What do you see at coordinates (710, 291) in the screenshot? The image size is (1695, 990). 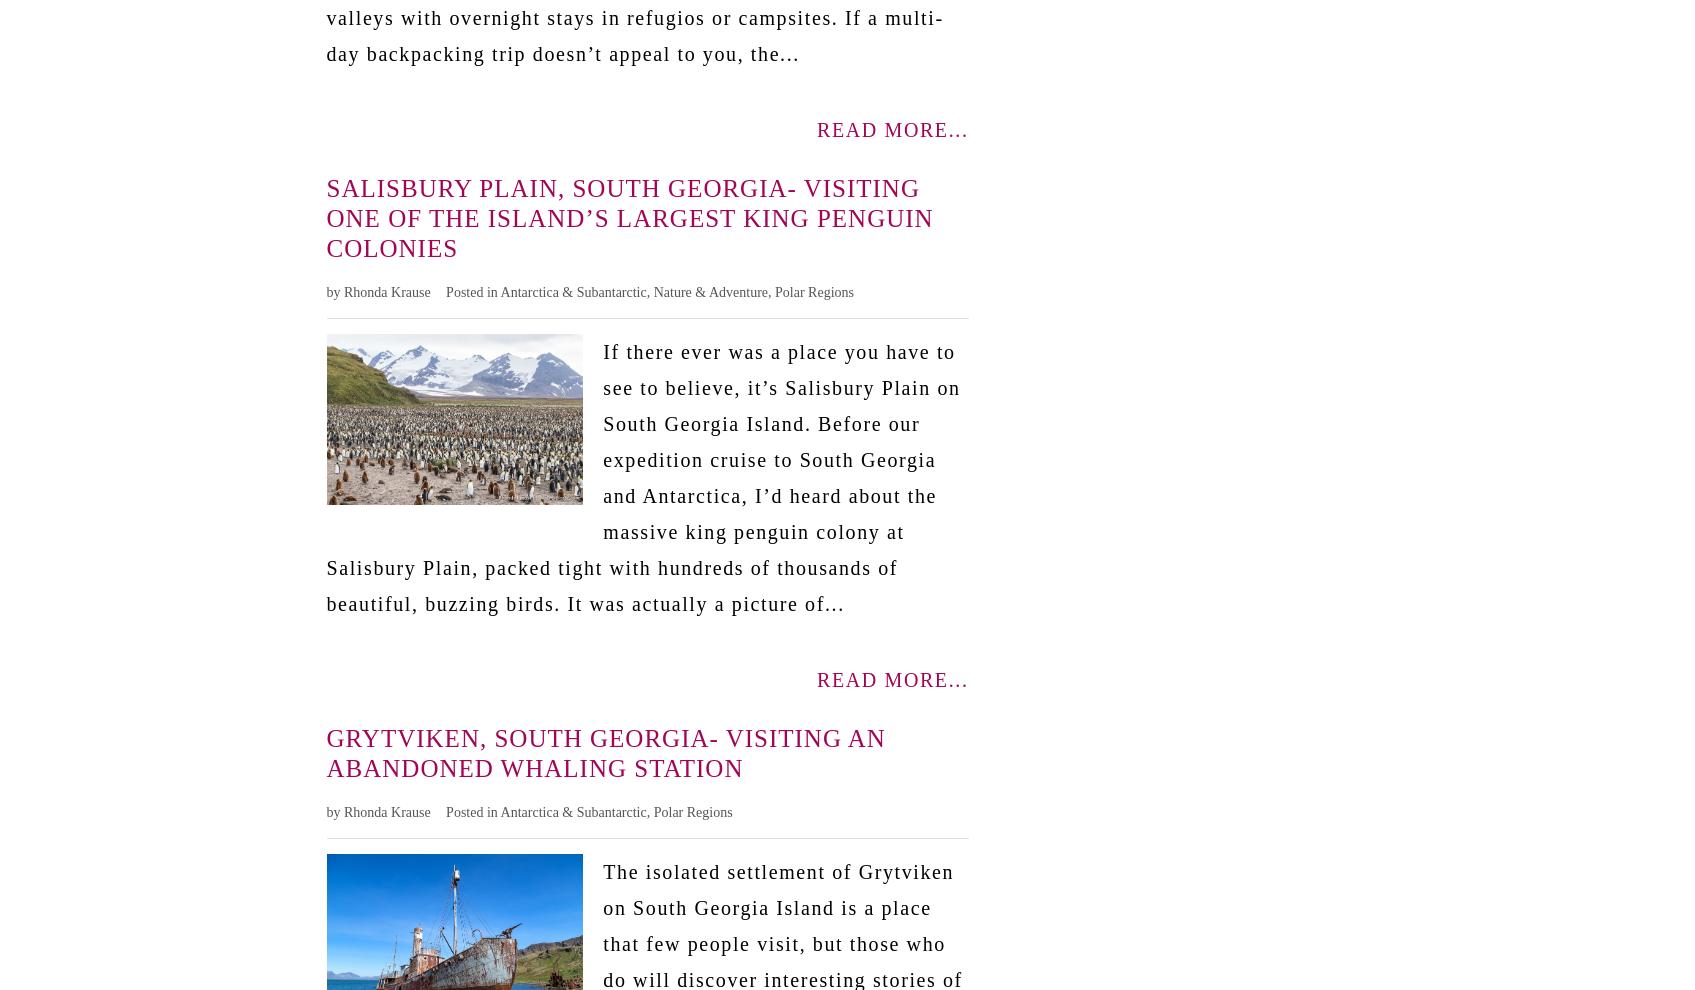 I see `'Nature & Adventure'` at bounding box center [710, 291].